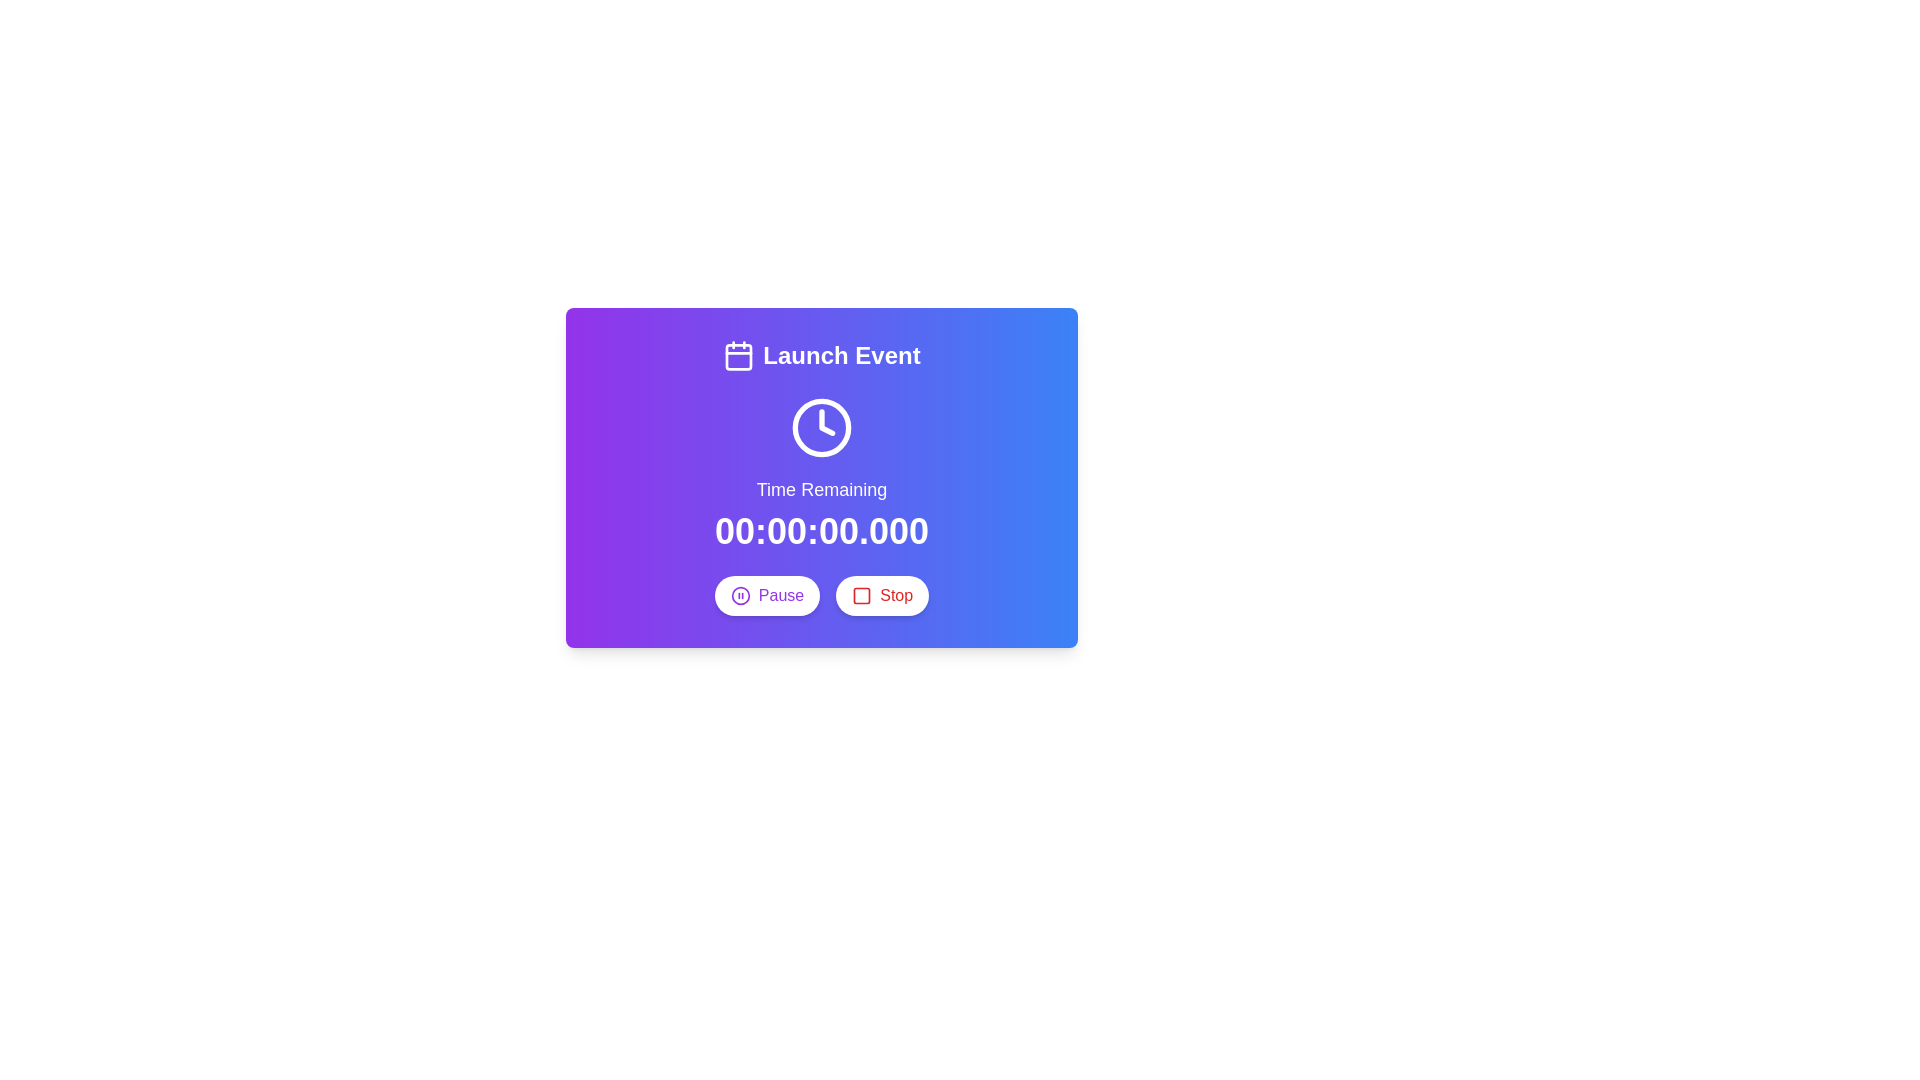 Image resolution: width=1920 pixels, height=1080 pixels. What do you see at coordinates (821, 489) in the screenshot?
I see `the text label reading 'Time Remaining', which is styled prominently and is located between a clock symbol and a digital timer display` at bounding box center [821, 489].